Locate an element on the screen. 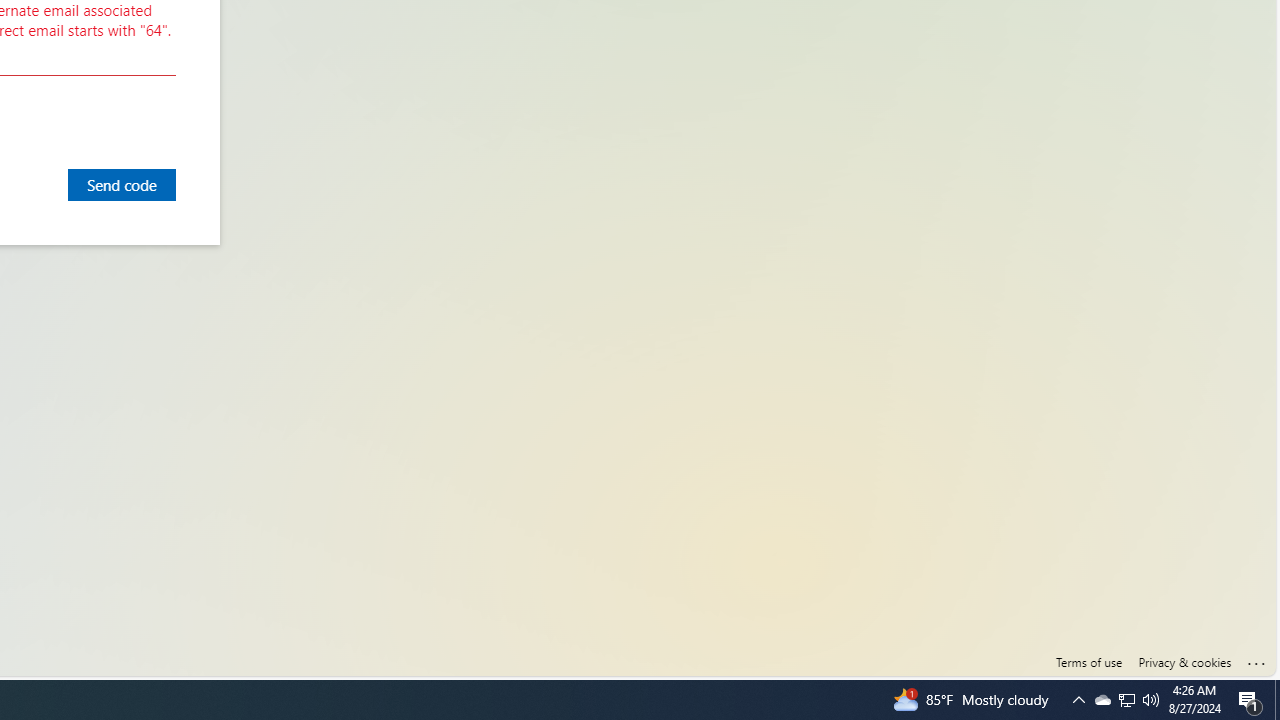 The image size is (1280, 720). 'Privacy & cookies' is located at coordinates (1184, 662).